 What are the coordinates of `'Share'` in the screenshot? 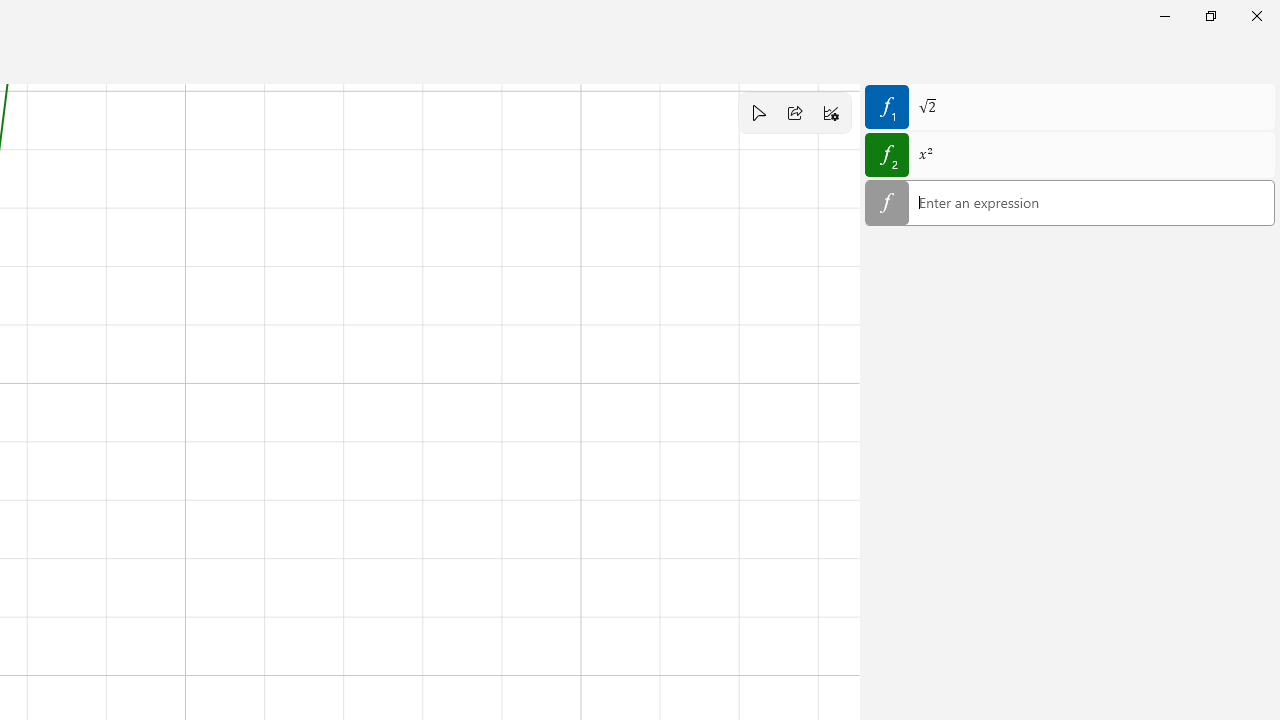 It's located at (794, 113).